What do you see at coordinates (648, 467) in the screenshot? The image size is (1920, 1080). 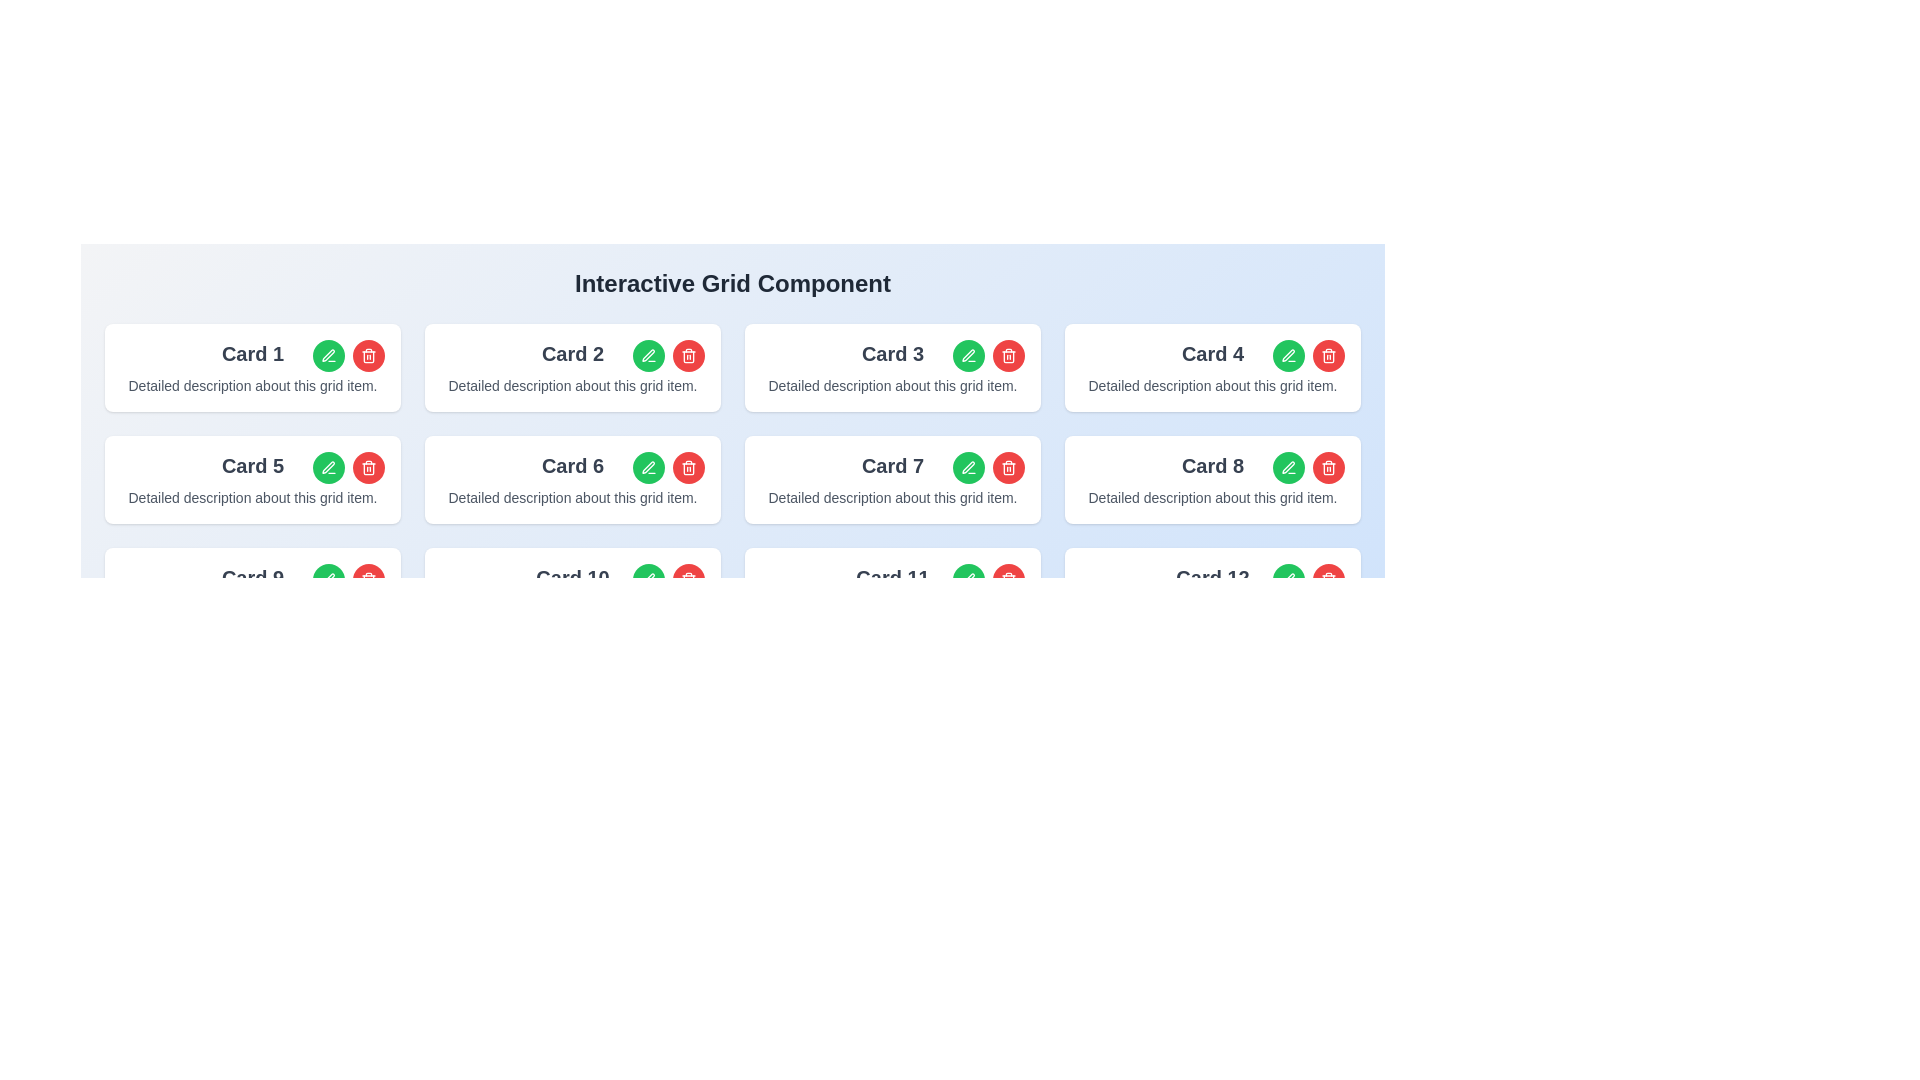 I see `the stylized pen icon located in 'Card 6'` at bounding box center [648, 467].